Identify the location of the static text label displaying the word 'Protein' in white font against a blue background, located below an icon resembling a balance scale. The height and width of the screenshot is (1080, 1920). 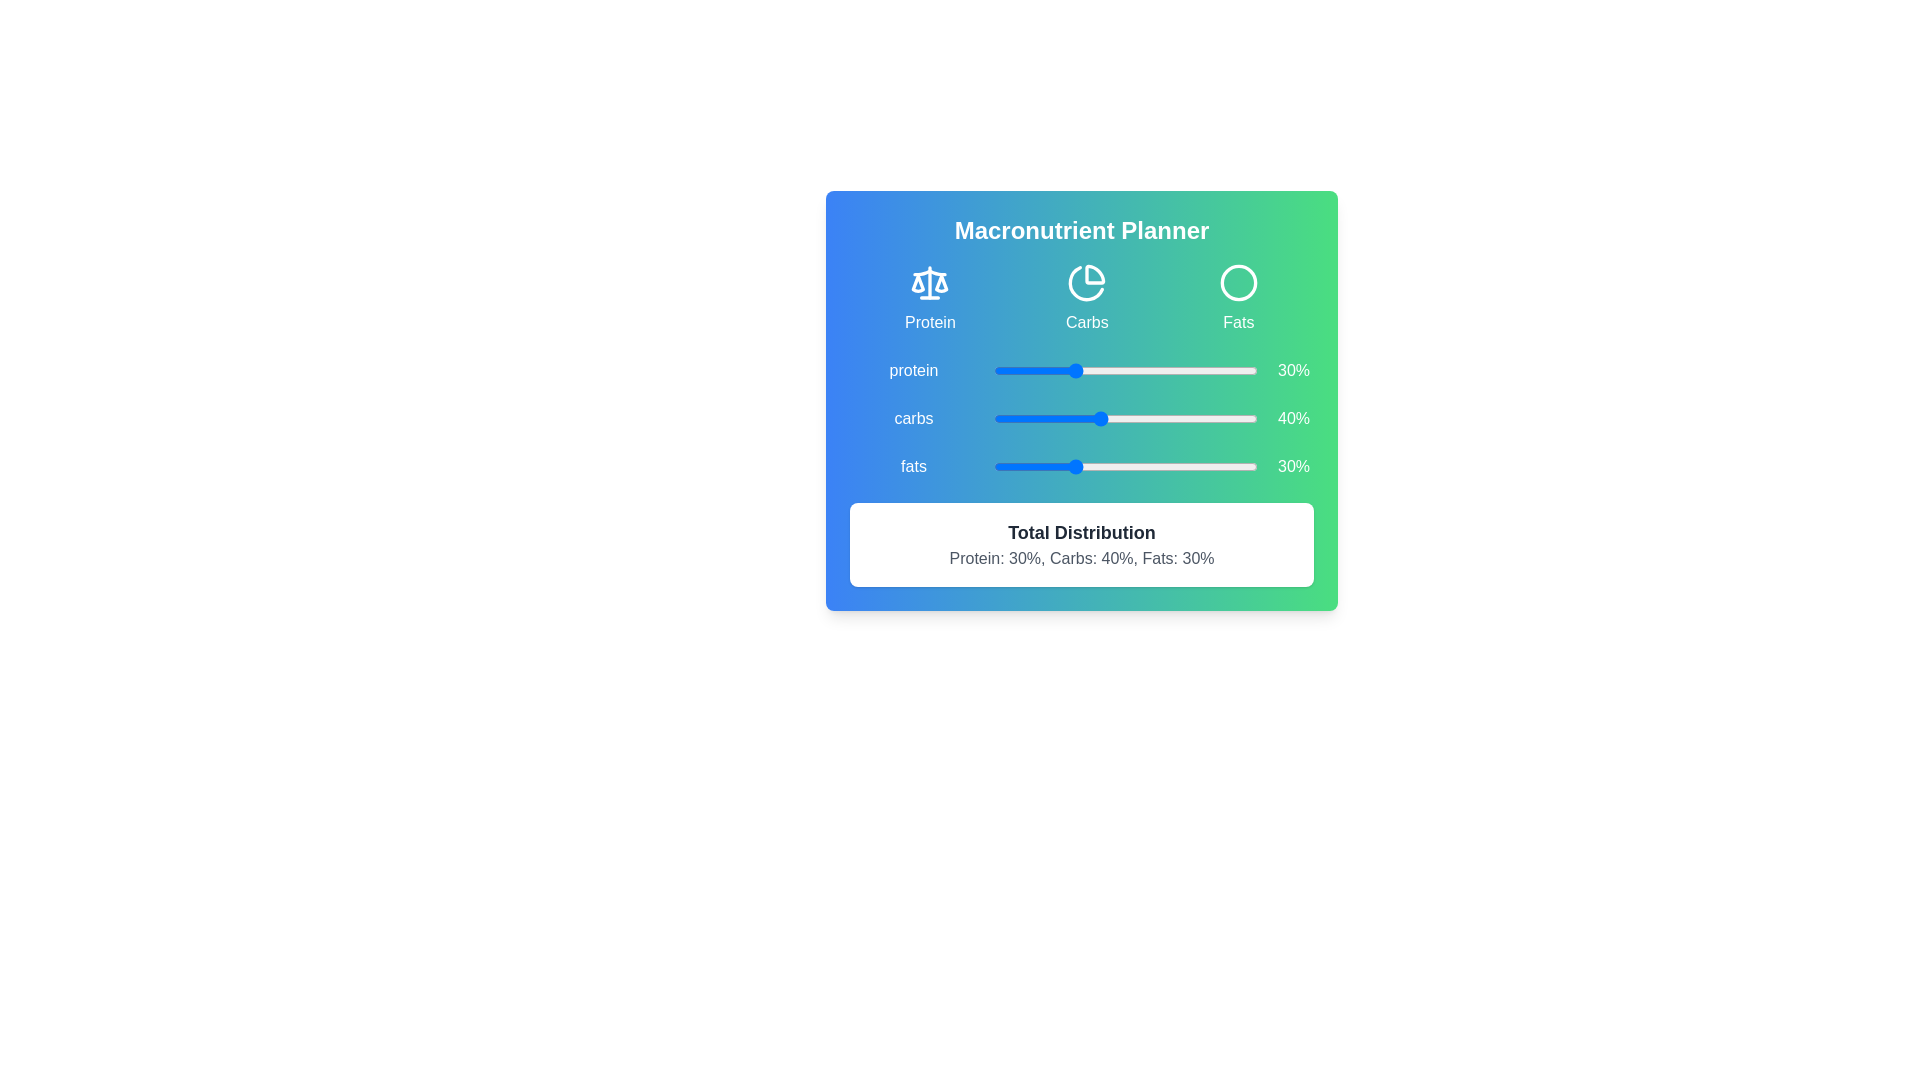
(929, 321).